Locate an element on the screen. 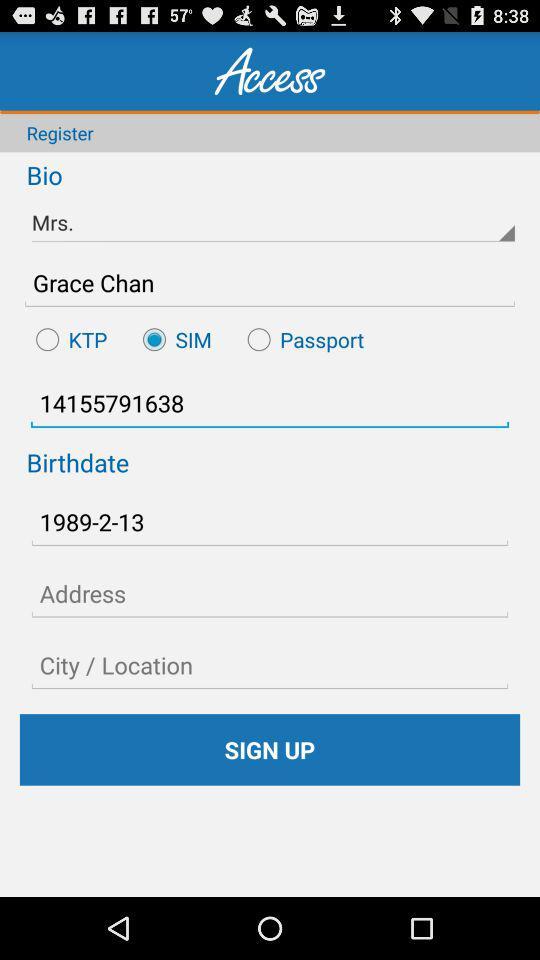 The image size is (540, 960). bar to enter address is located at coordinates (270, 593).